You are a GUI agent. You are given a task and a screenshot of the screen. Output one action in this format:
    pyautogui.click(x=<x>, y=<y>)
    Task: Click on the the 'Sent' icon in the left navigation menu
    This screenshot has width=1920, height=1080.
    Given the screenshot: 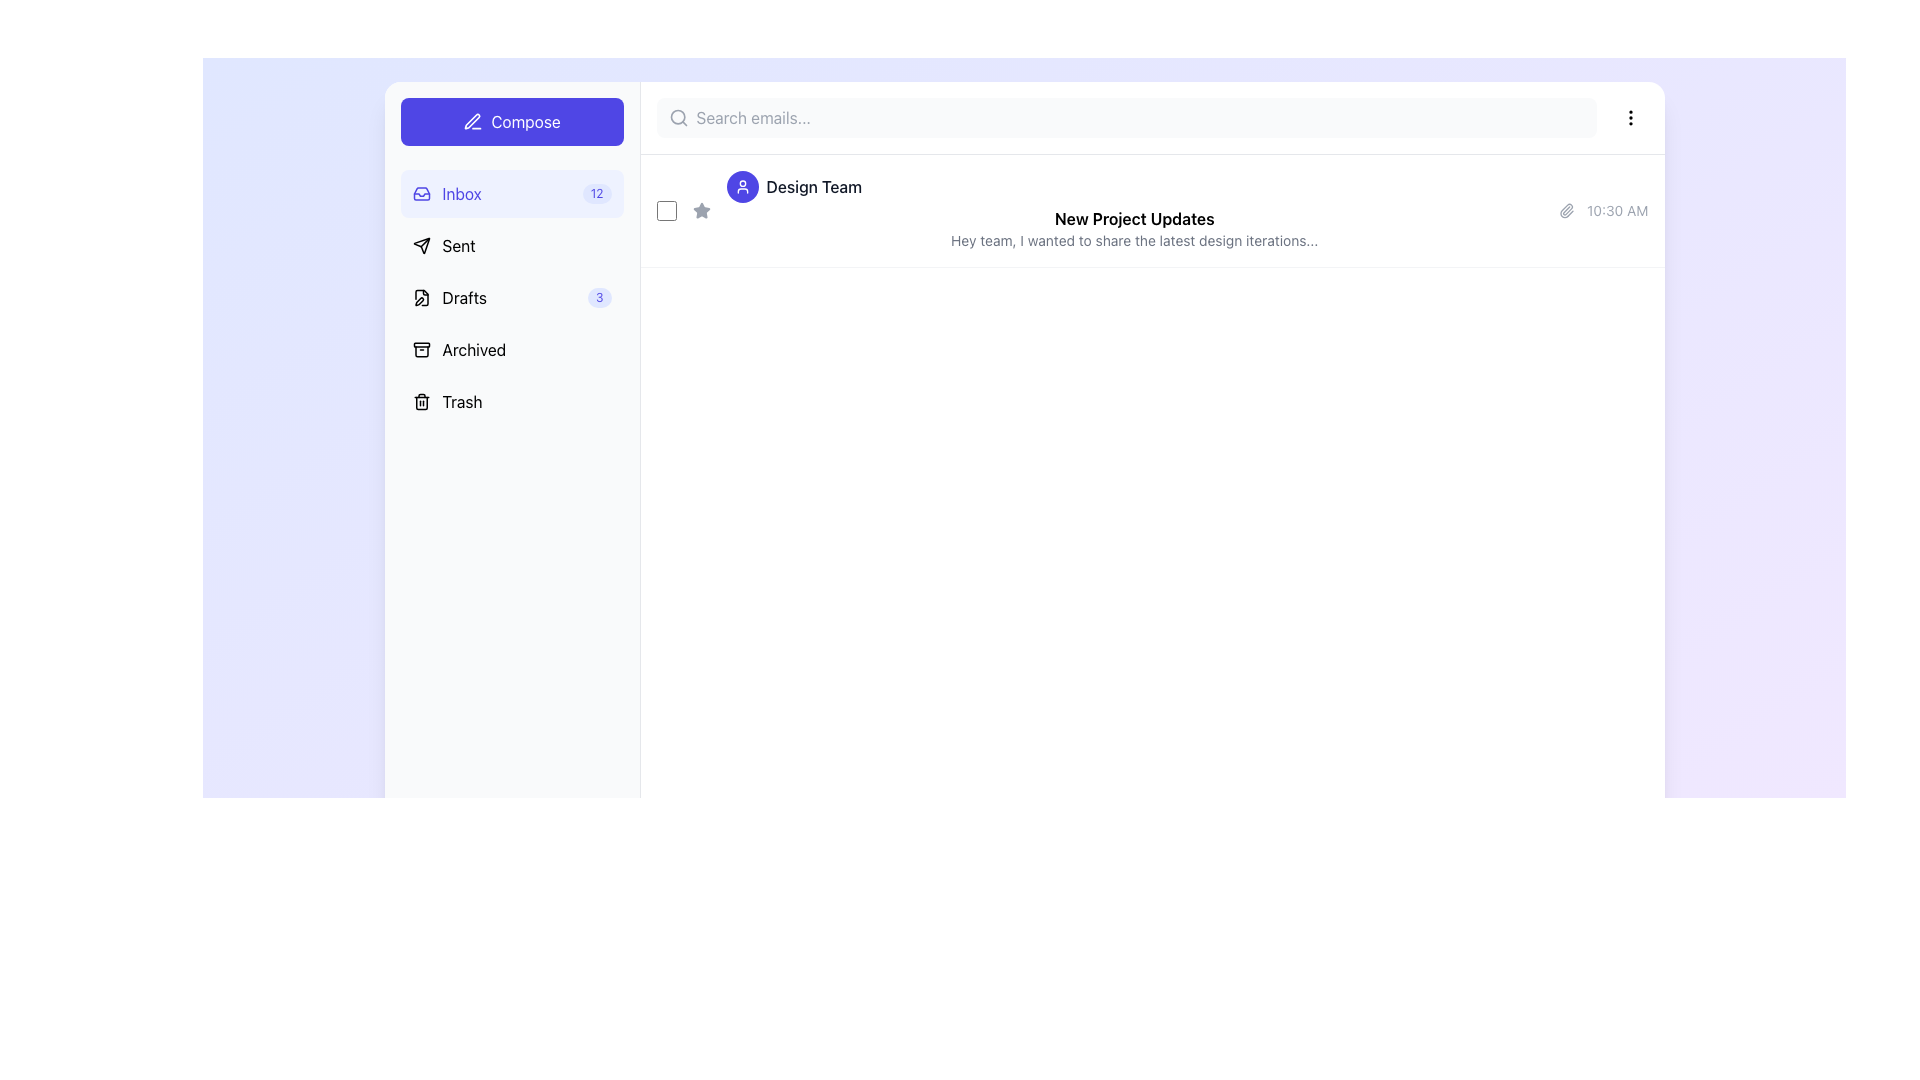 What is the action you would take?
    pyautogui.click(x=420, y=245)
    